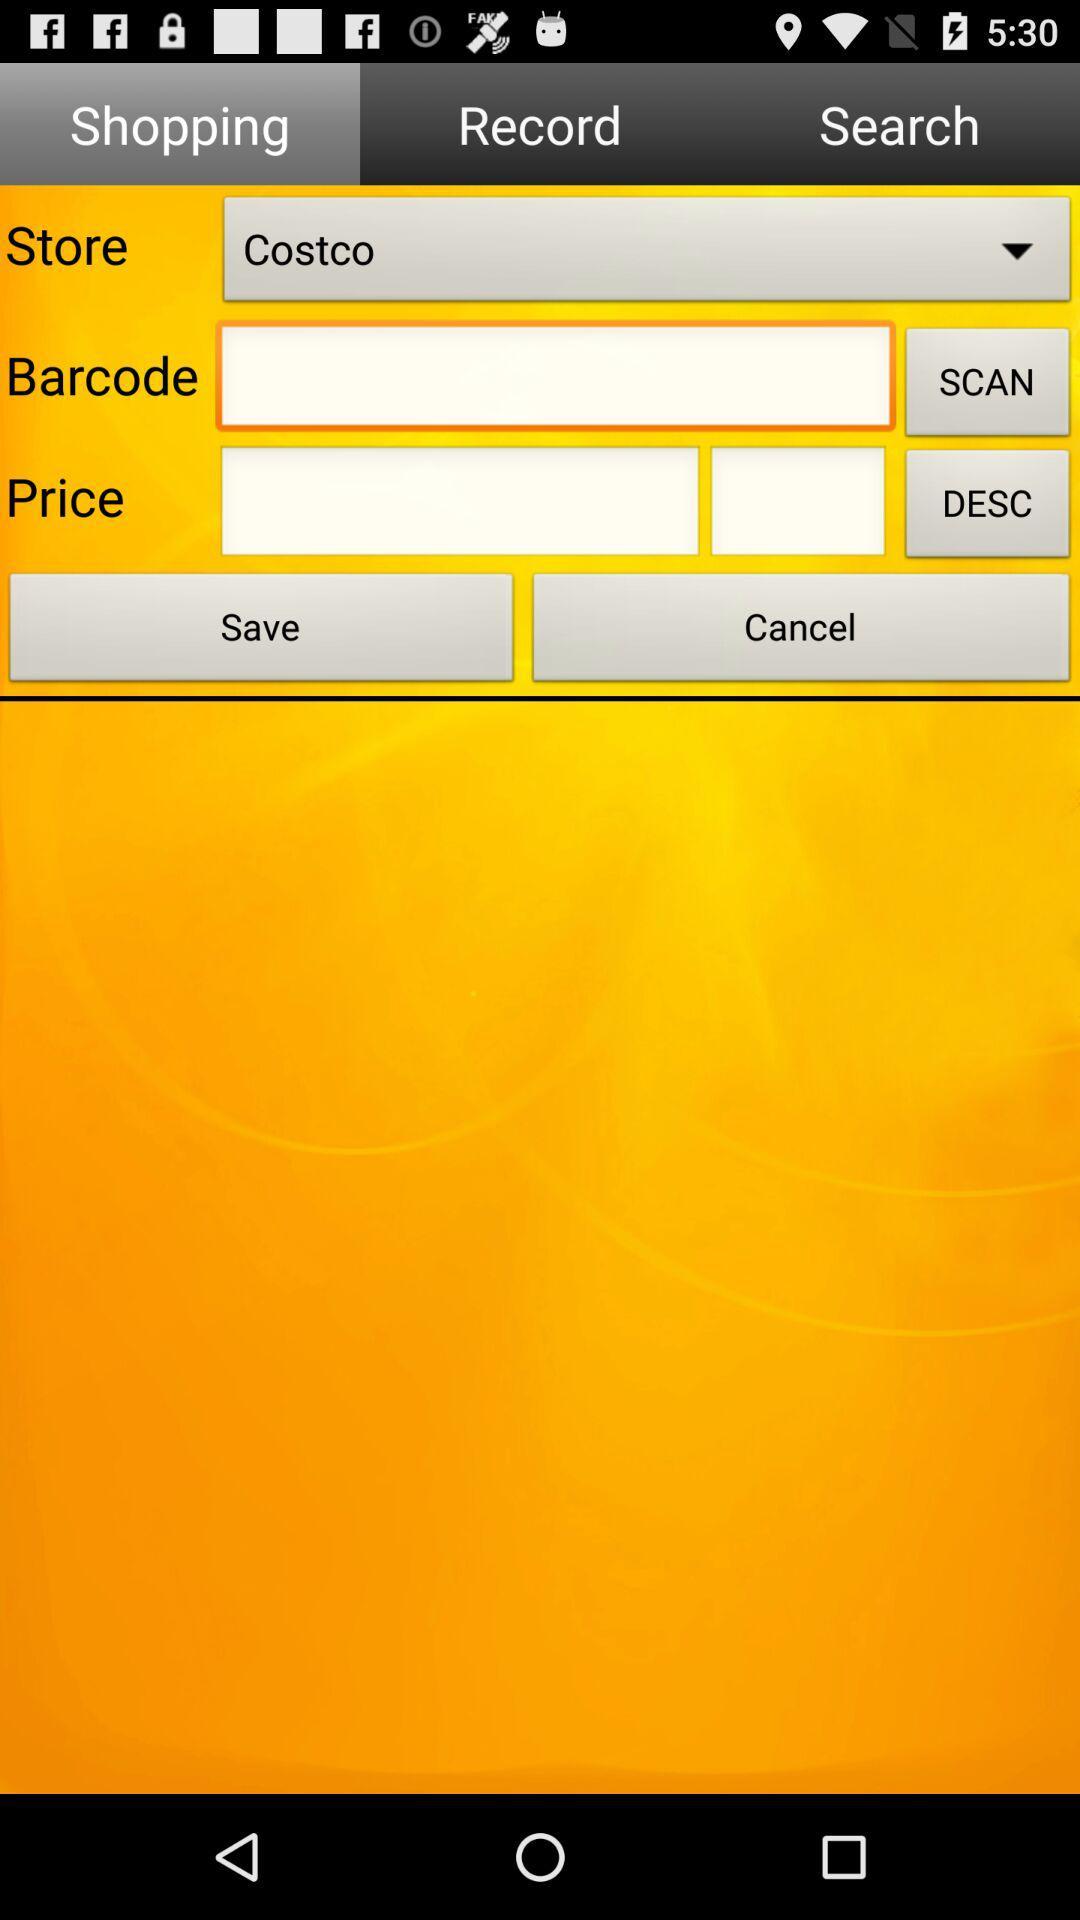 The width and height of the screenshot is (1080, 1920). Describe the element at coordinates (898, 123) in the screenshot. I see `search` at that location.